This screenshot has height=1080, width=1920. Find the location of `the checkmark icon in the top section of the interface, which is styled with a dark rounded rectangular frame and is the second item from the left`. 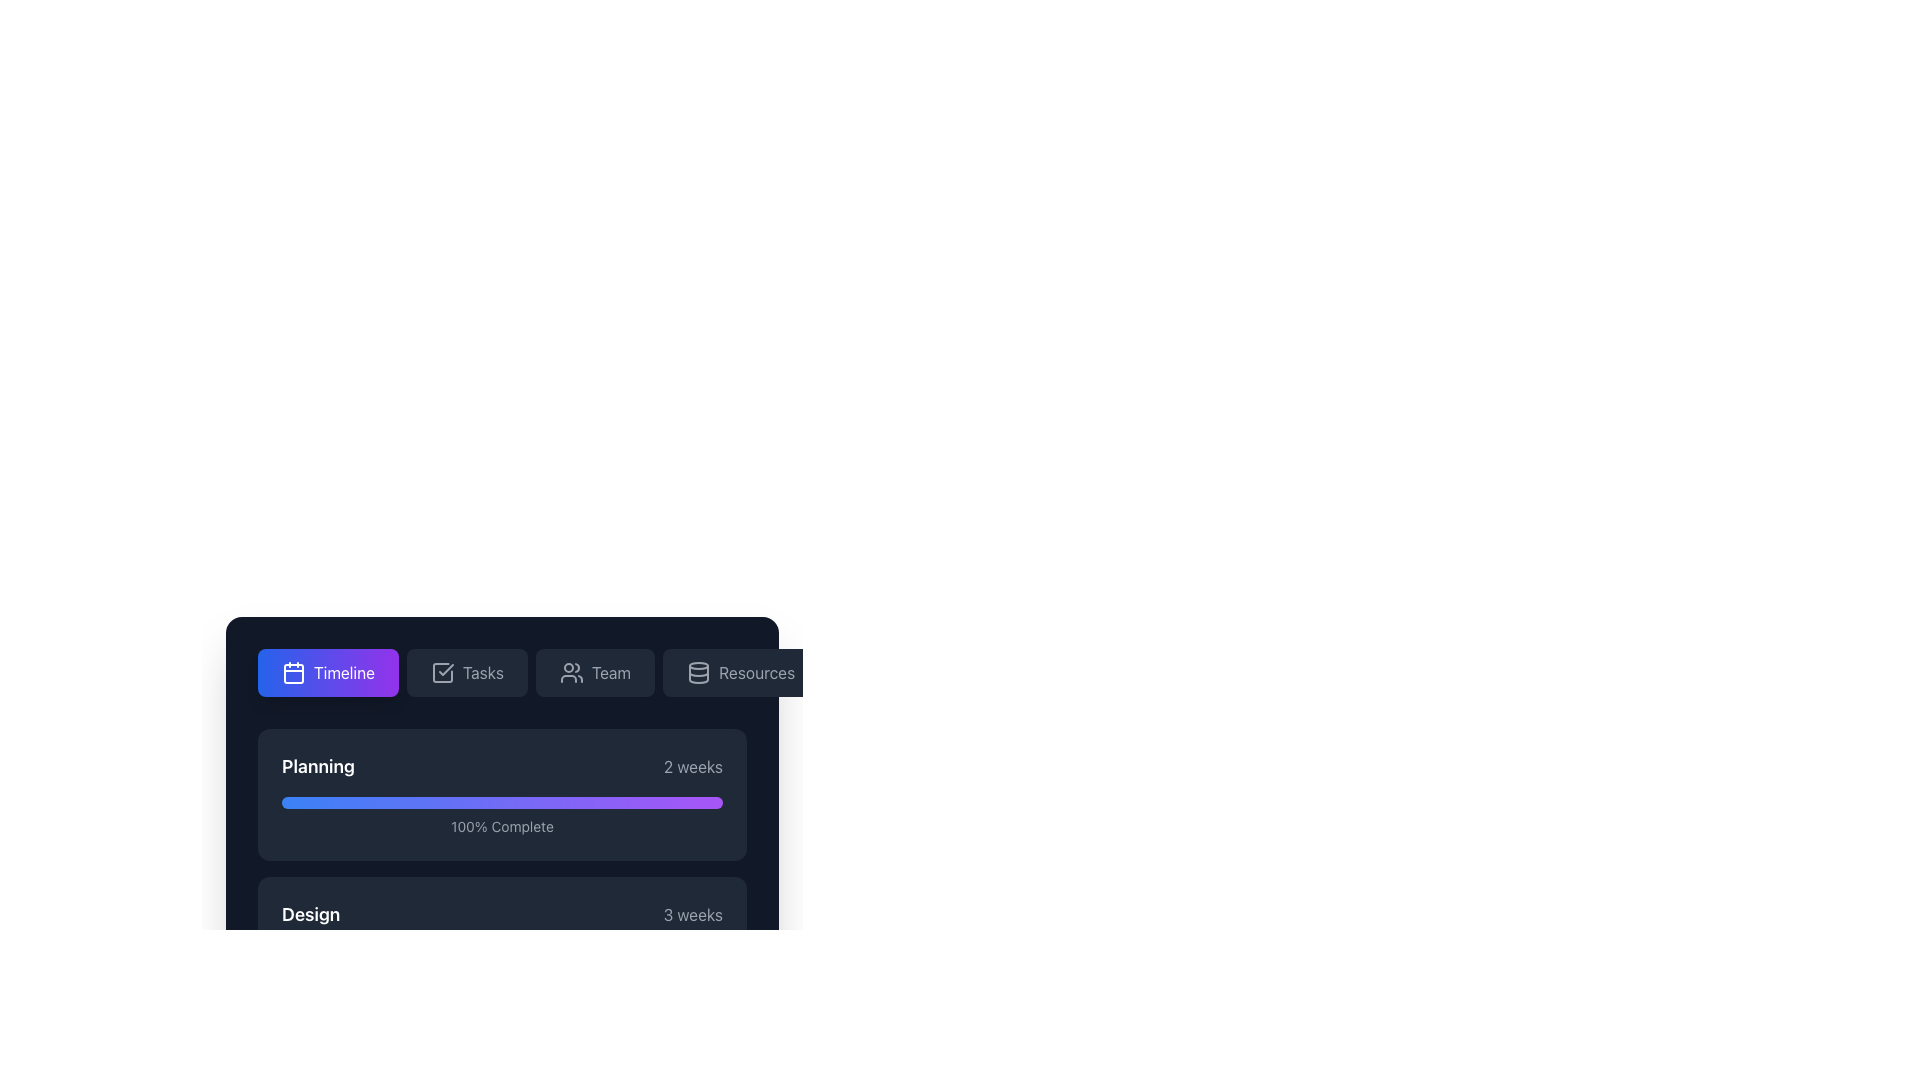

the checkmark icon in the top section of the interface, which is styled with a dark rounded rectangular frame and is the second item from the left is located at coordinates (441, 672).